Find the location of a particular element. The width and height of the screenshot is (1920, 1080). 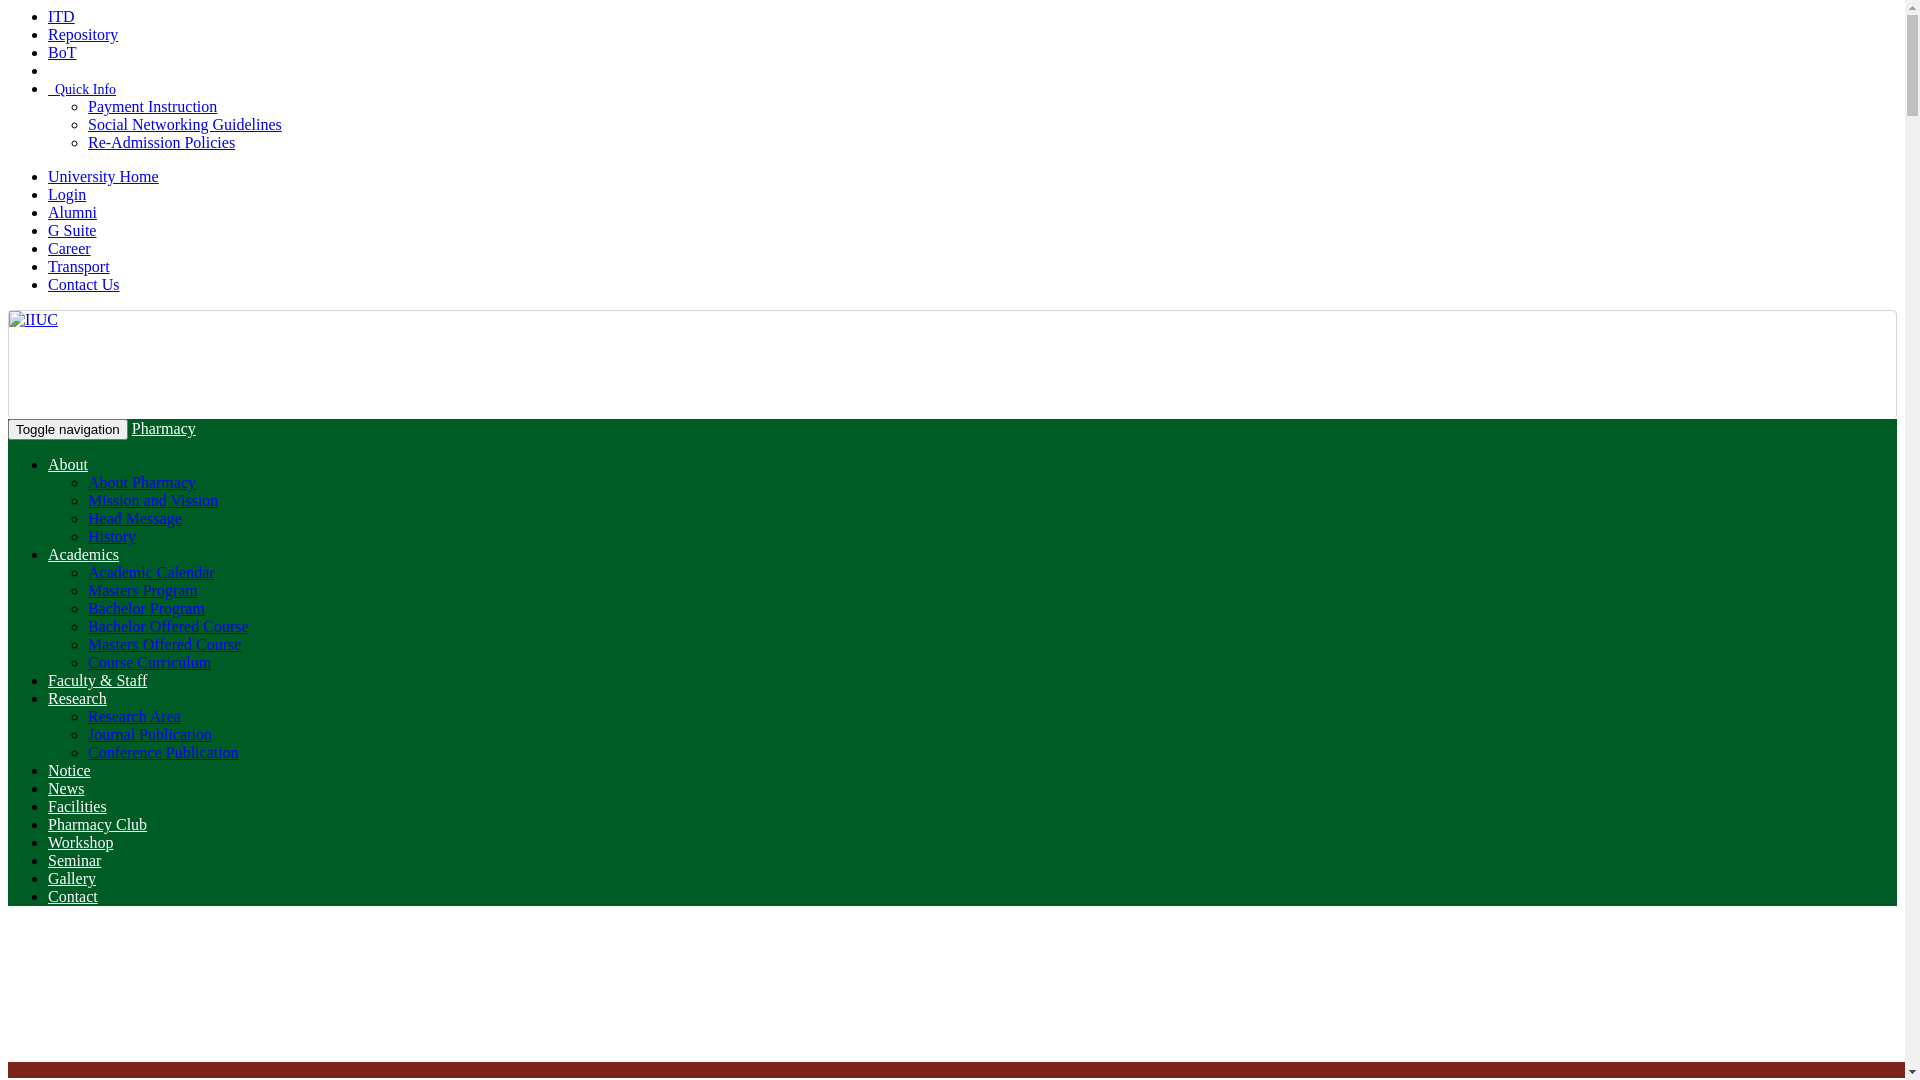

'Masters Program' is located at coordinates (142, 589).